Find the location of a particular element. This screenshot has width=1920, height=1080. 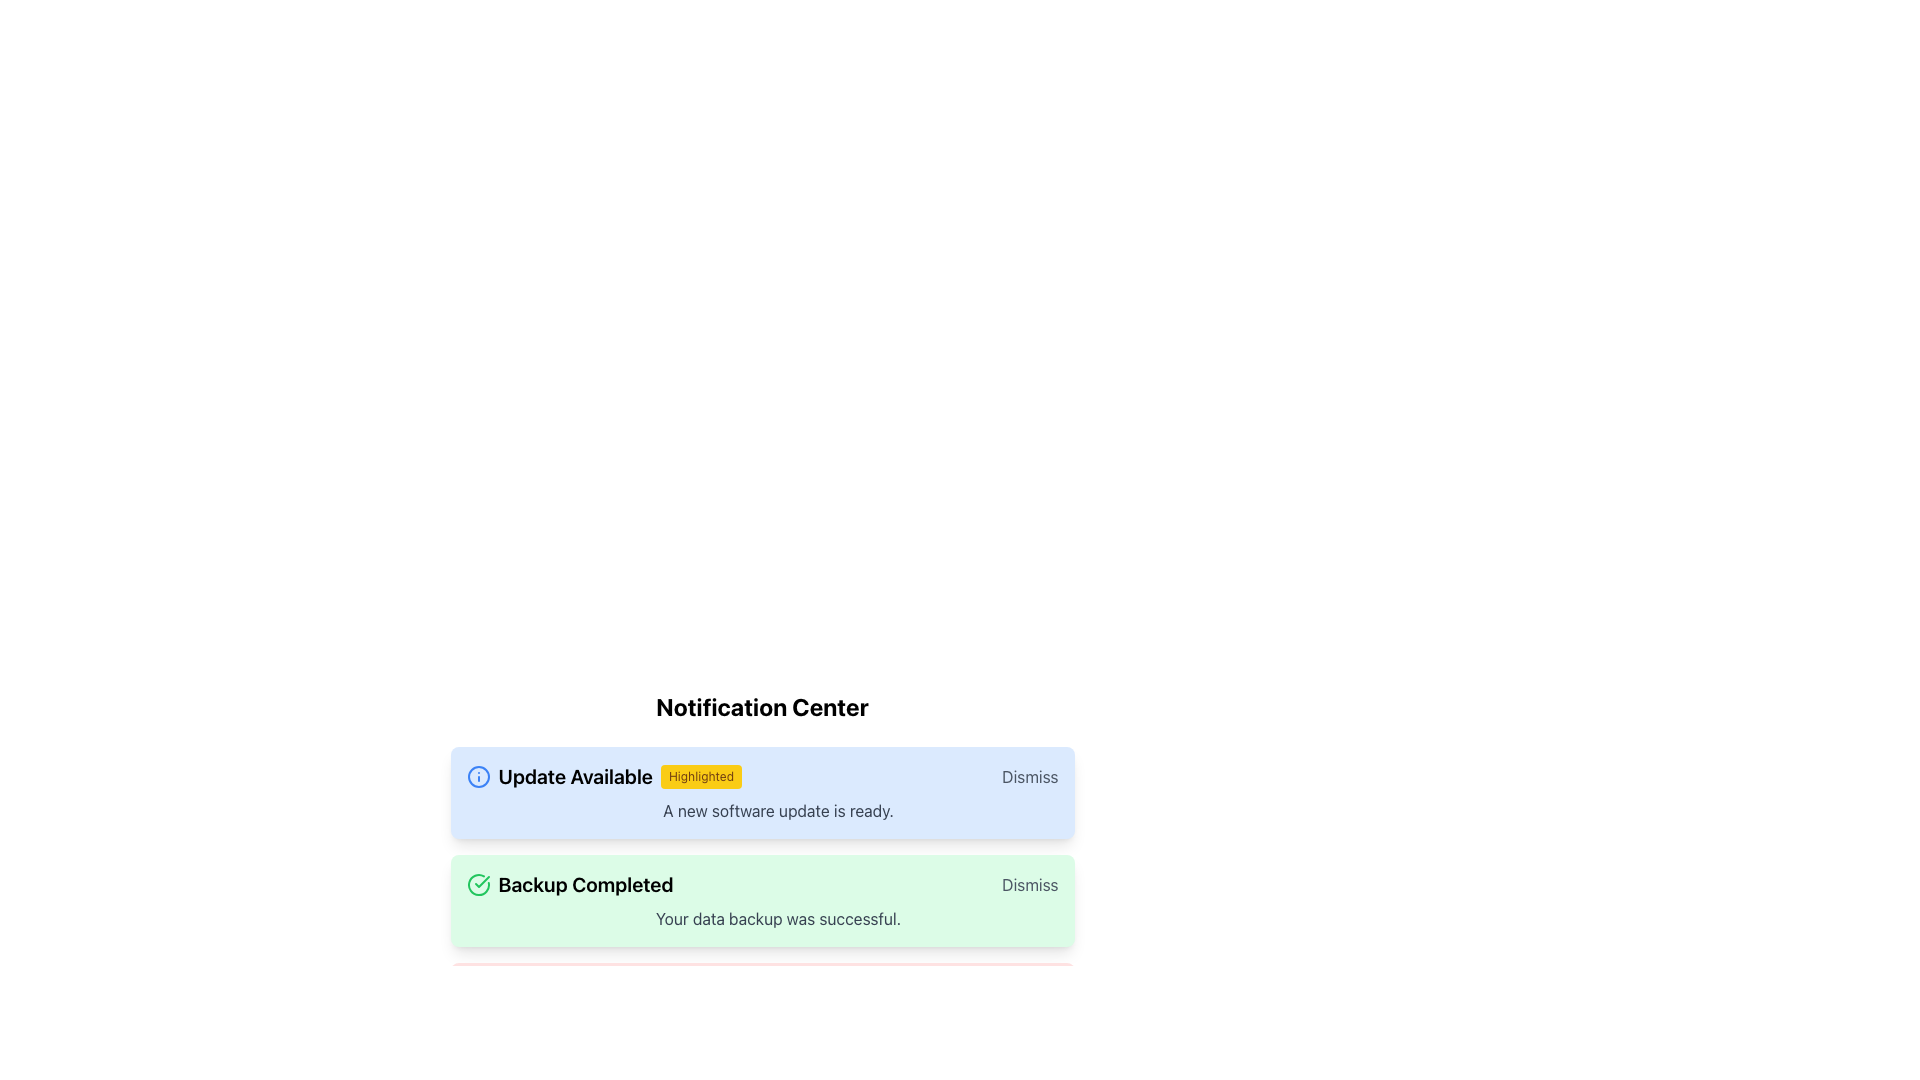

details of the 'Update Available' notification banner located in the Notification Center, which includes the info icon, the text, and the highlighted label is located at coordinates (603, 775).